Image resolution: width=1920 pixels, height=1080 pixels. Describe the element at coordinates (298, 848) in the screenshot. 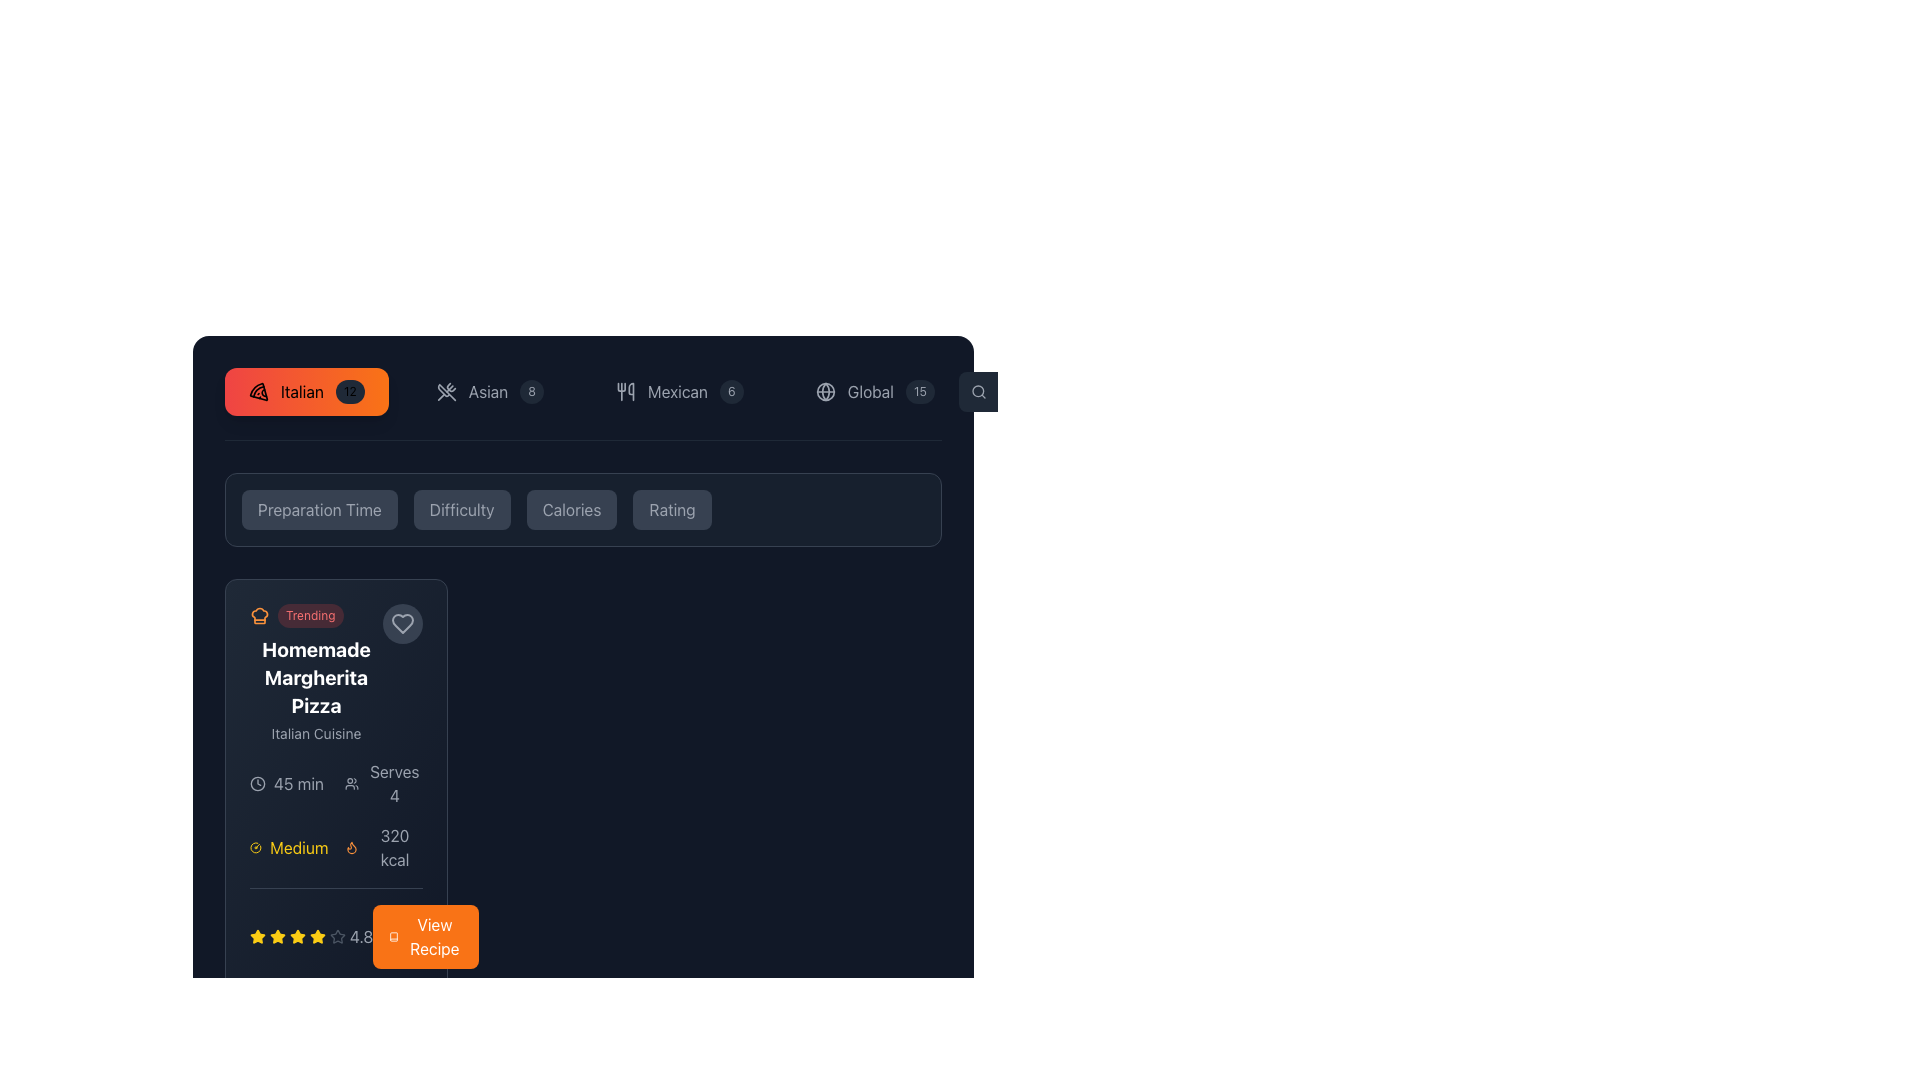

I see `the text label displaying 'Medium' in bold yellow font, located within a recipe card structure, below the time and servings icons, and to the left of the flame icon` at that location.